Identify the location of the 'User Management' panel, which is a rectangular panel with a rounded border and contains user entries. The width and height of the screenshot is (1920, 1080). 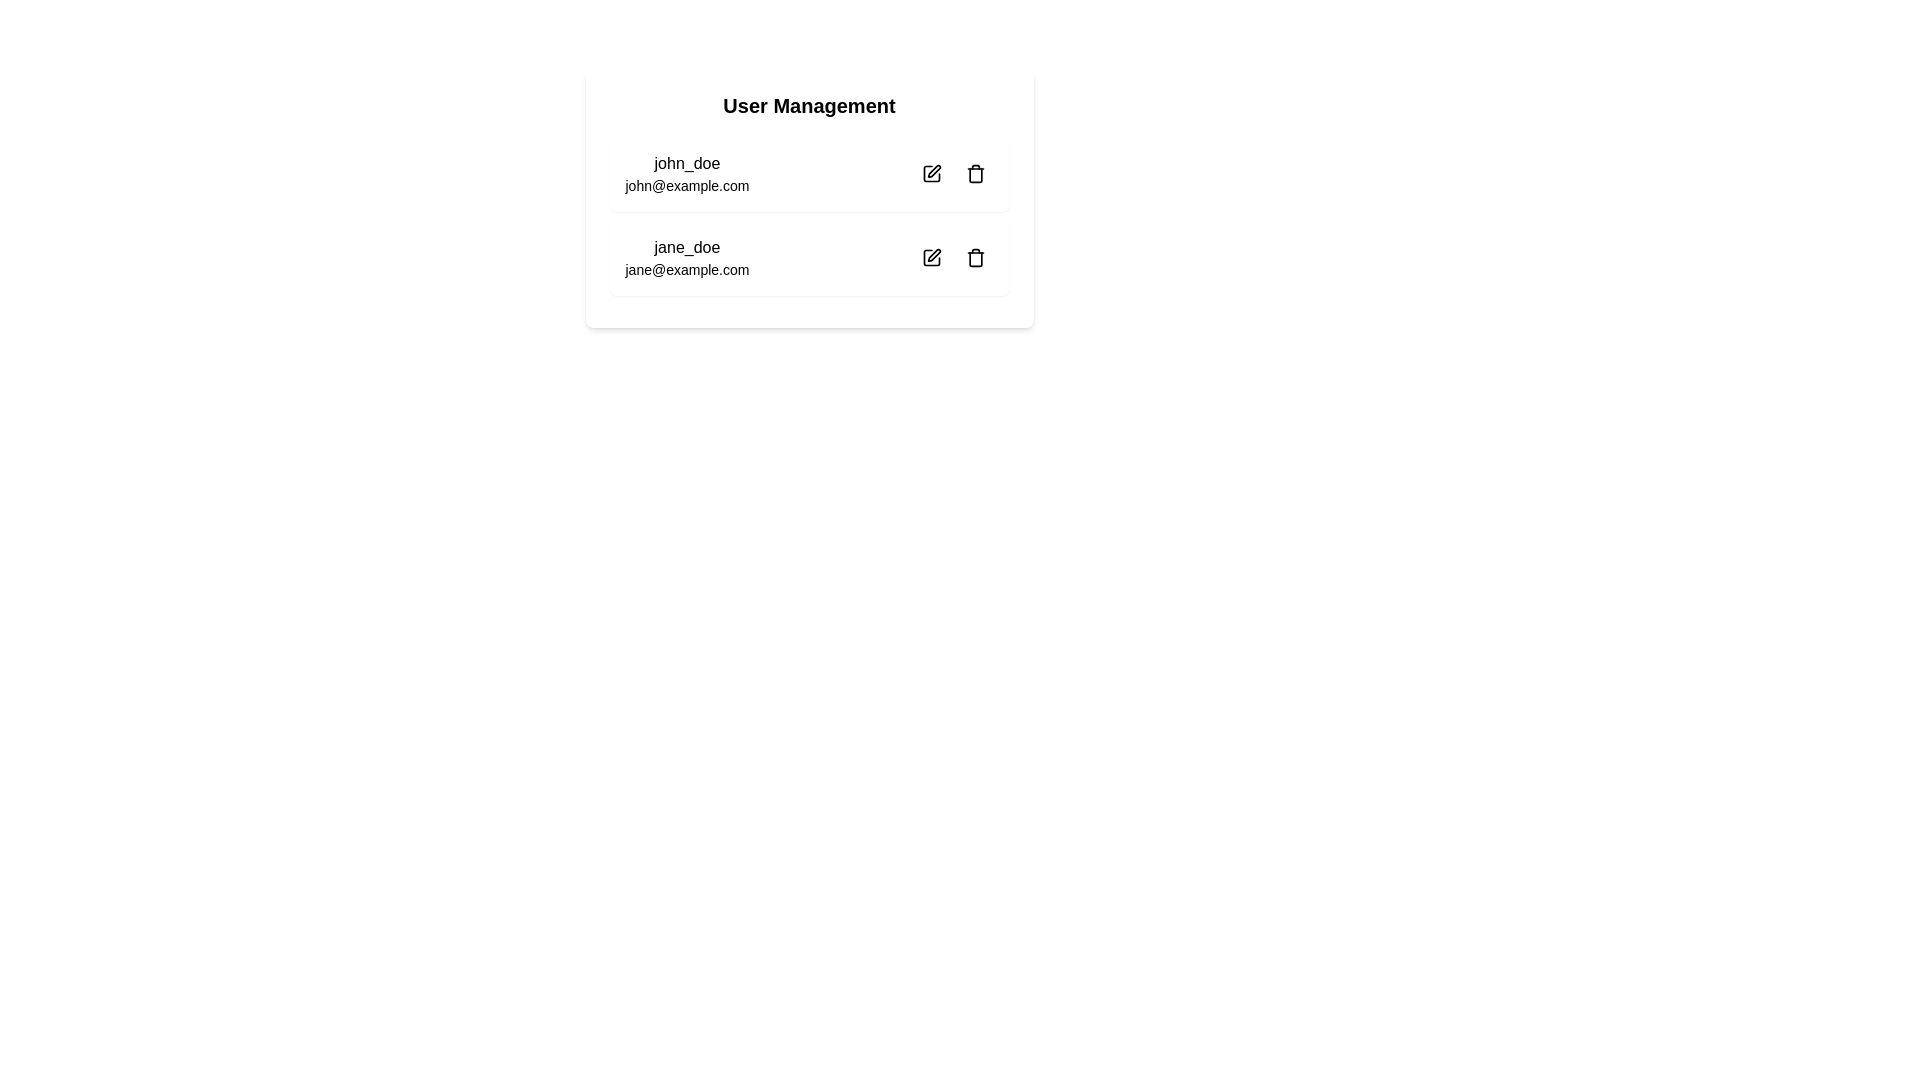
(809, 197).